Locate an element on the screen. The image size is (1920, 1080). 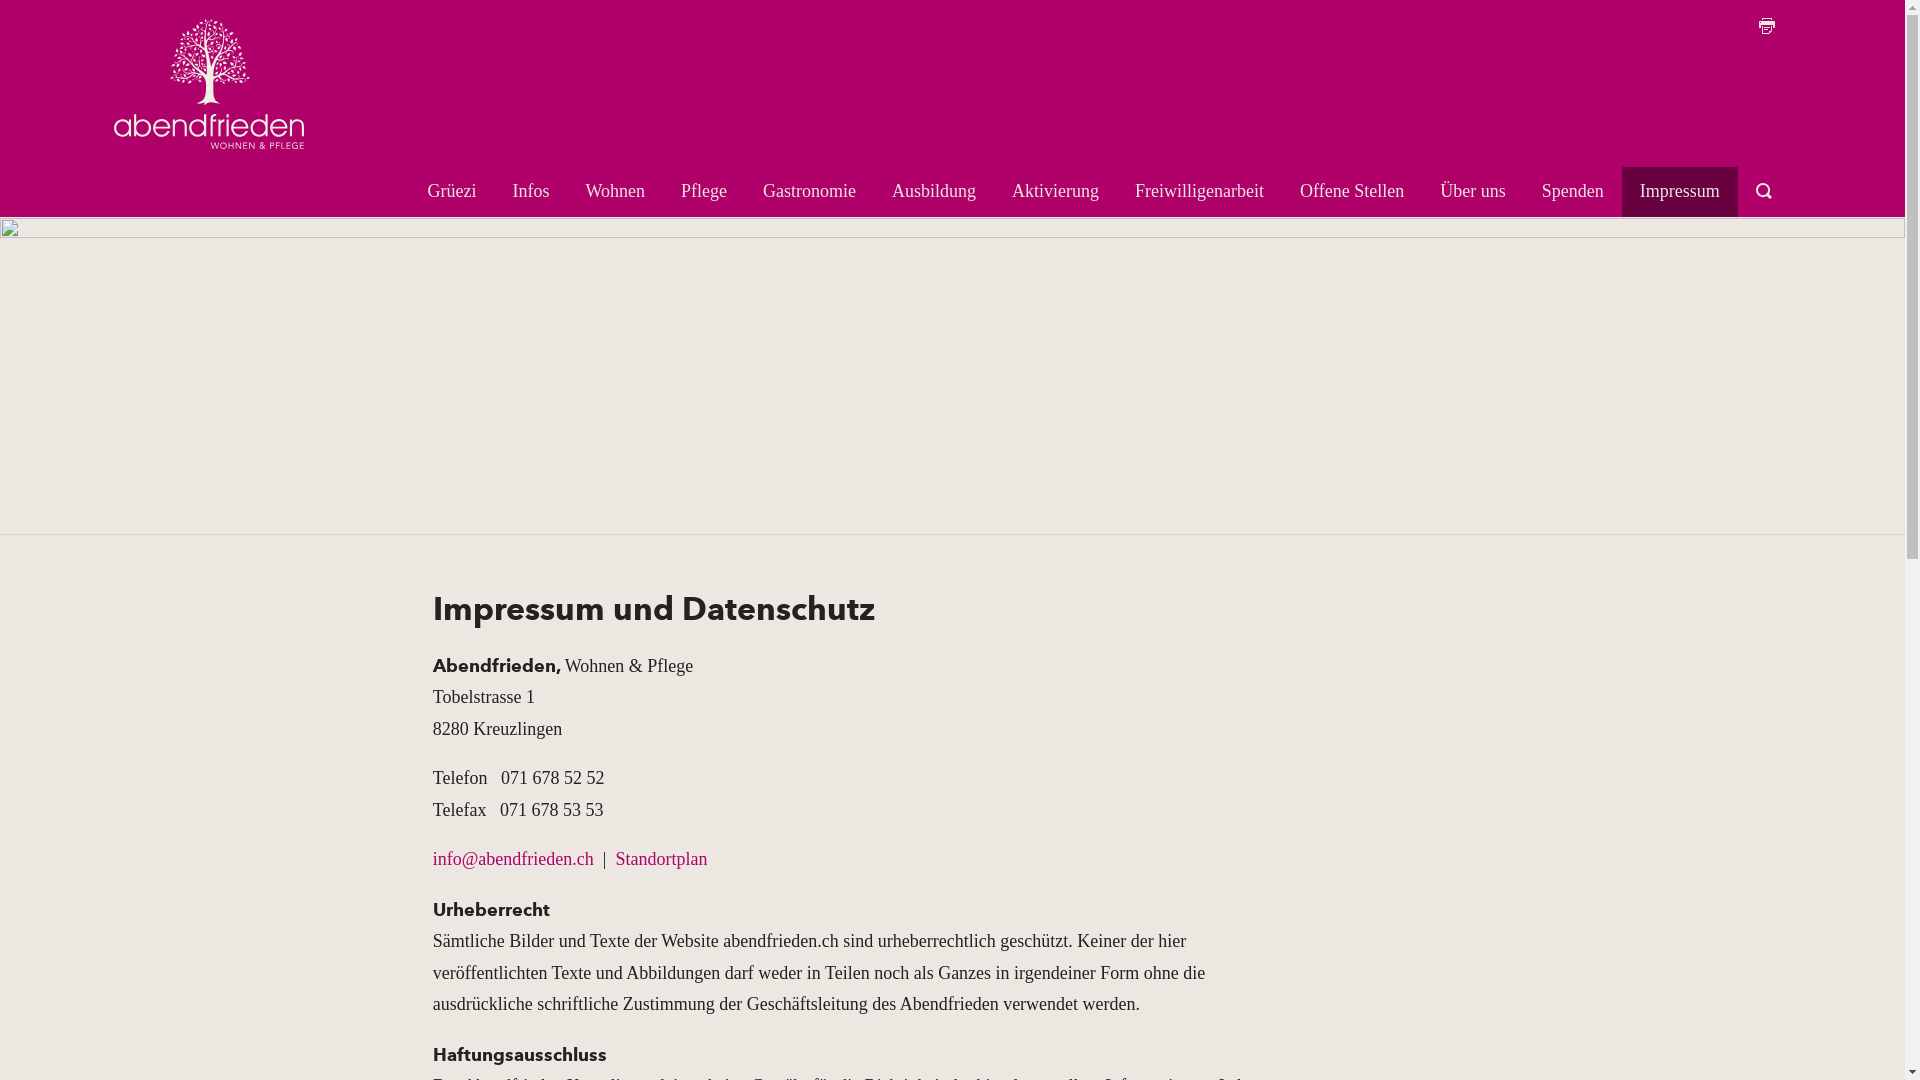
'Ausbildung' is located at coordinates (933, 192).